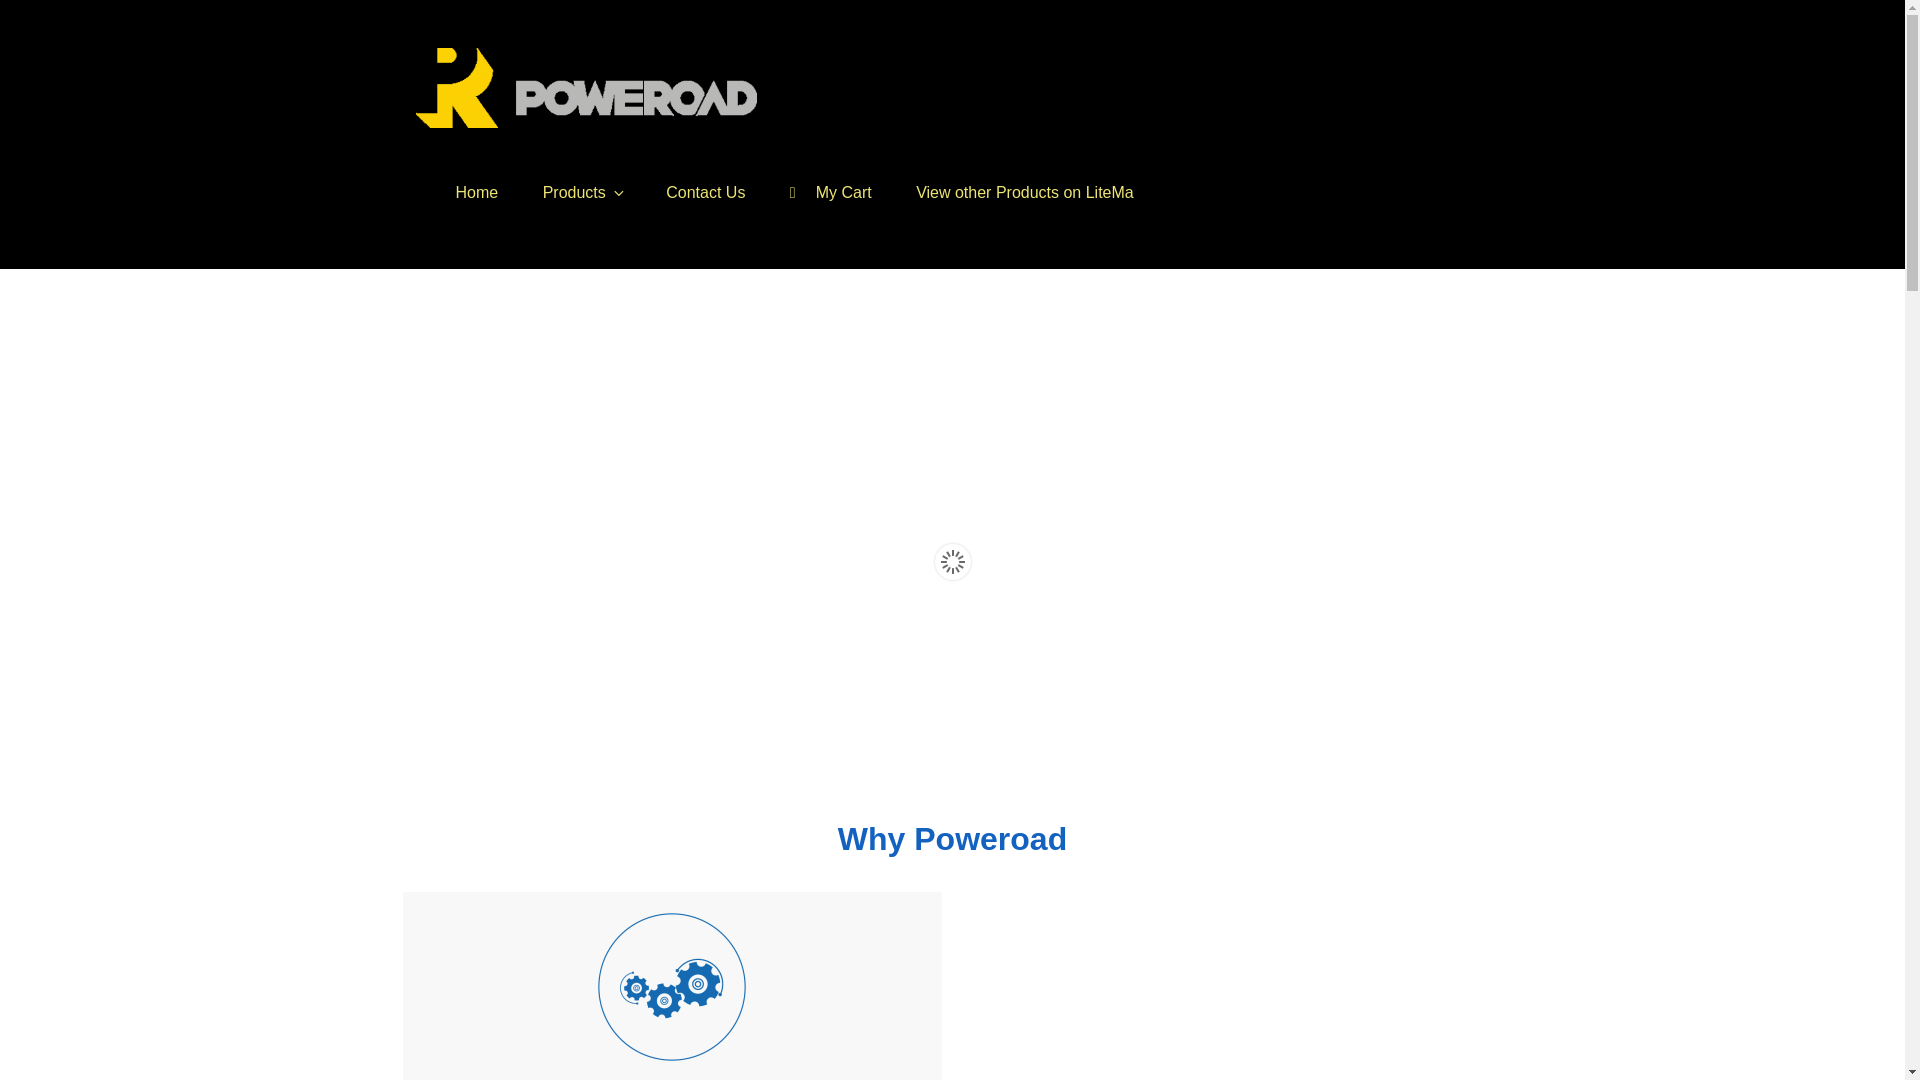 This screenshot has height=1080, width=1920. I want to click on 'View other Products on LiteMa', so click(1025, 192).